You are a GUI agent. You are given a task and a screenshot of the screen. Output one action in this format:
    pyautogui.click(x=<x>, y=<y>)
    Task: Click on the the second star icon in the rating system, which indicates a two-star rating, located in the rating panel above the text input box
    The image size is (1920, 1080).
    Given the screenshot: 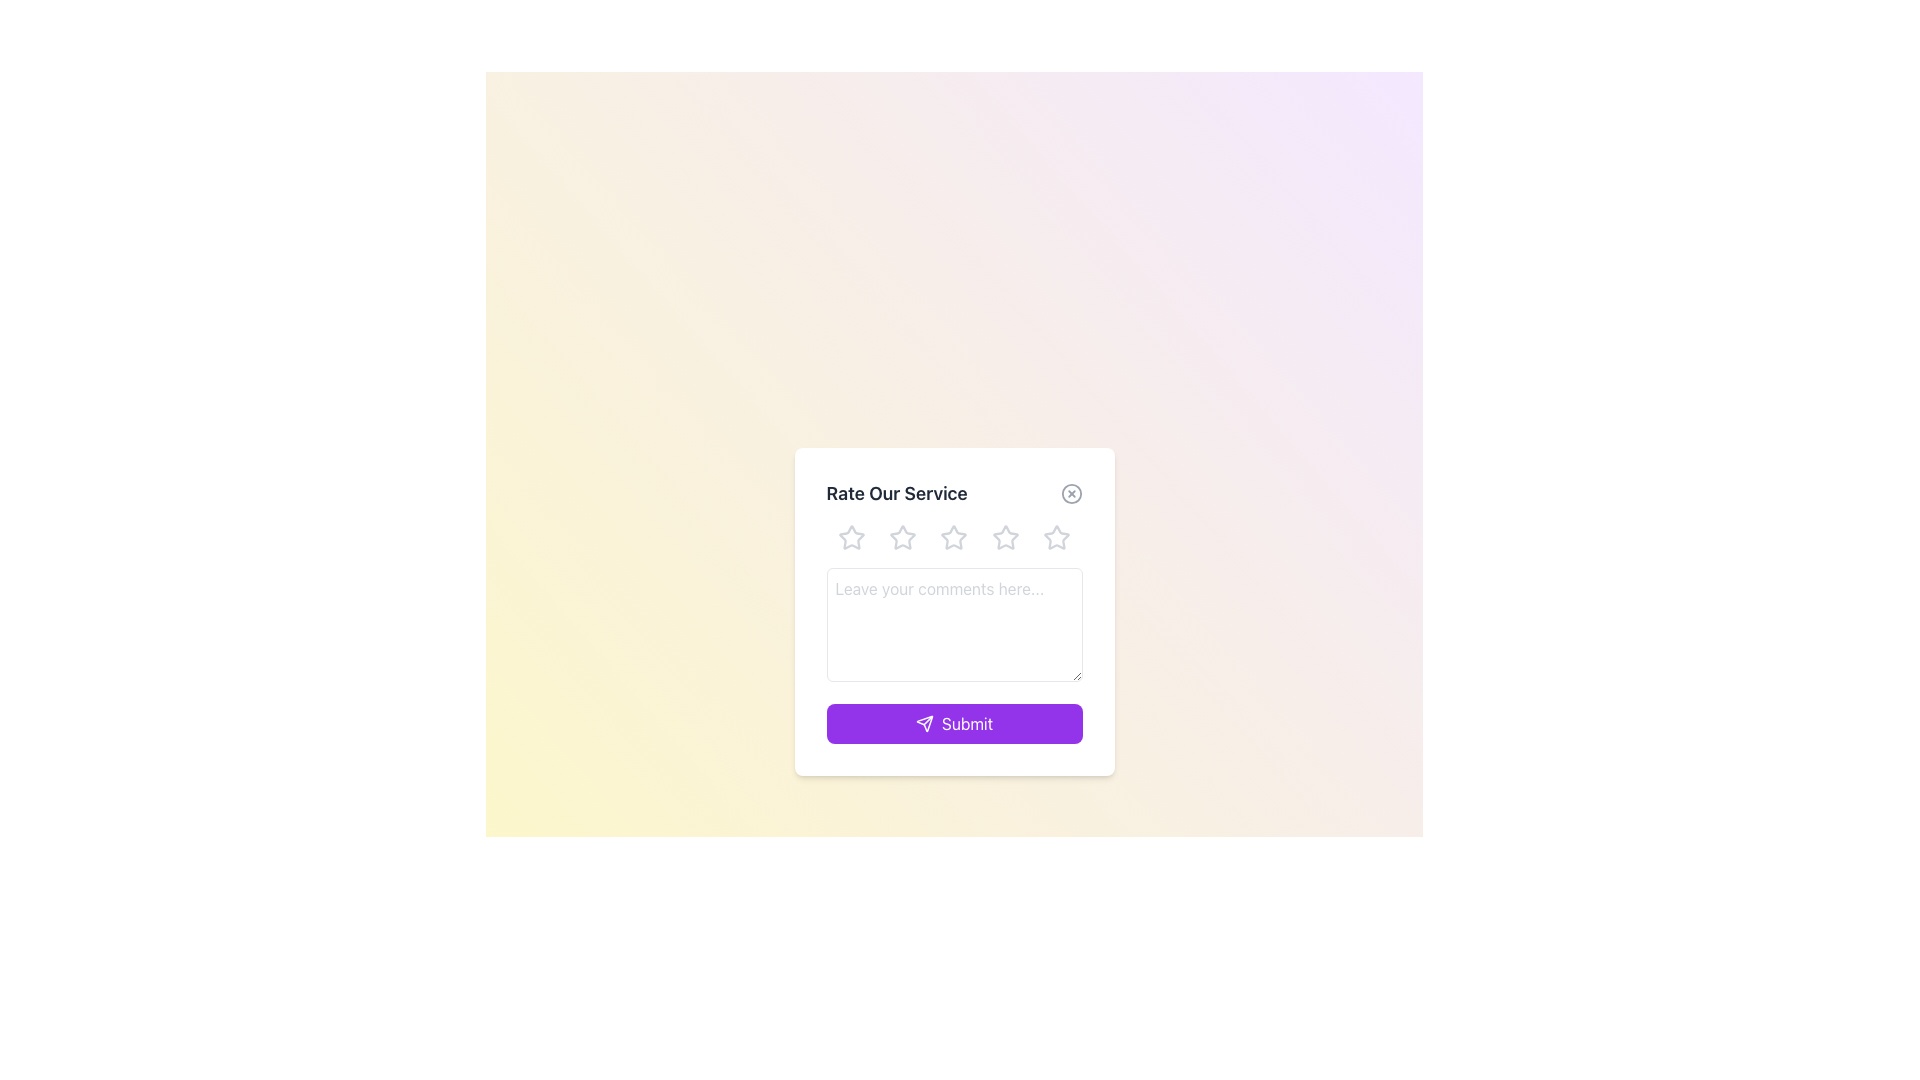 What is the action you would take?
    pyautogui.click(x=902, y=536)
    